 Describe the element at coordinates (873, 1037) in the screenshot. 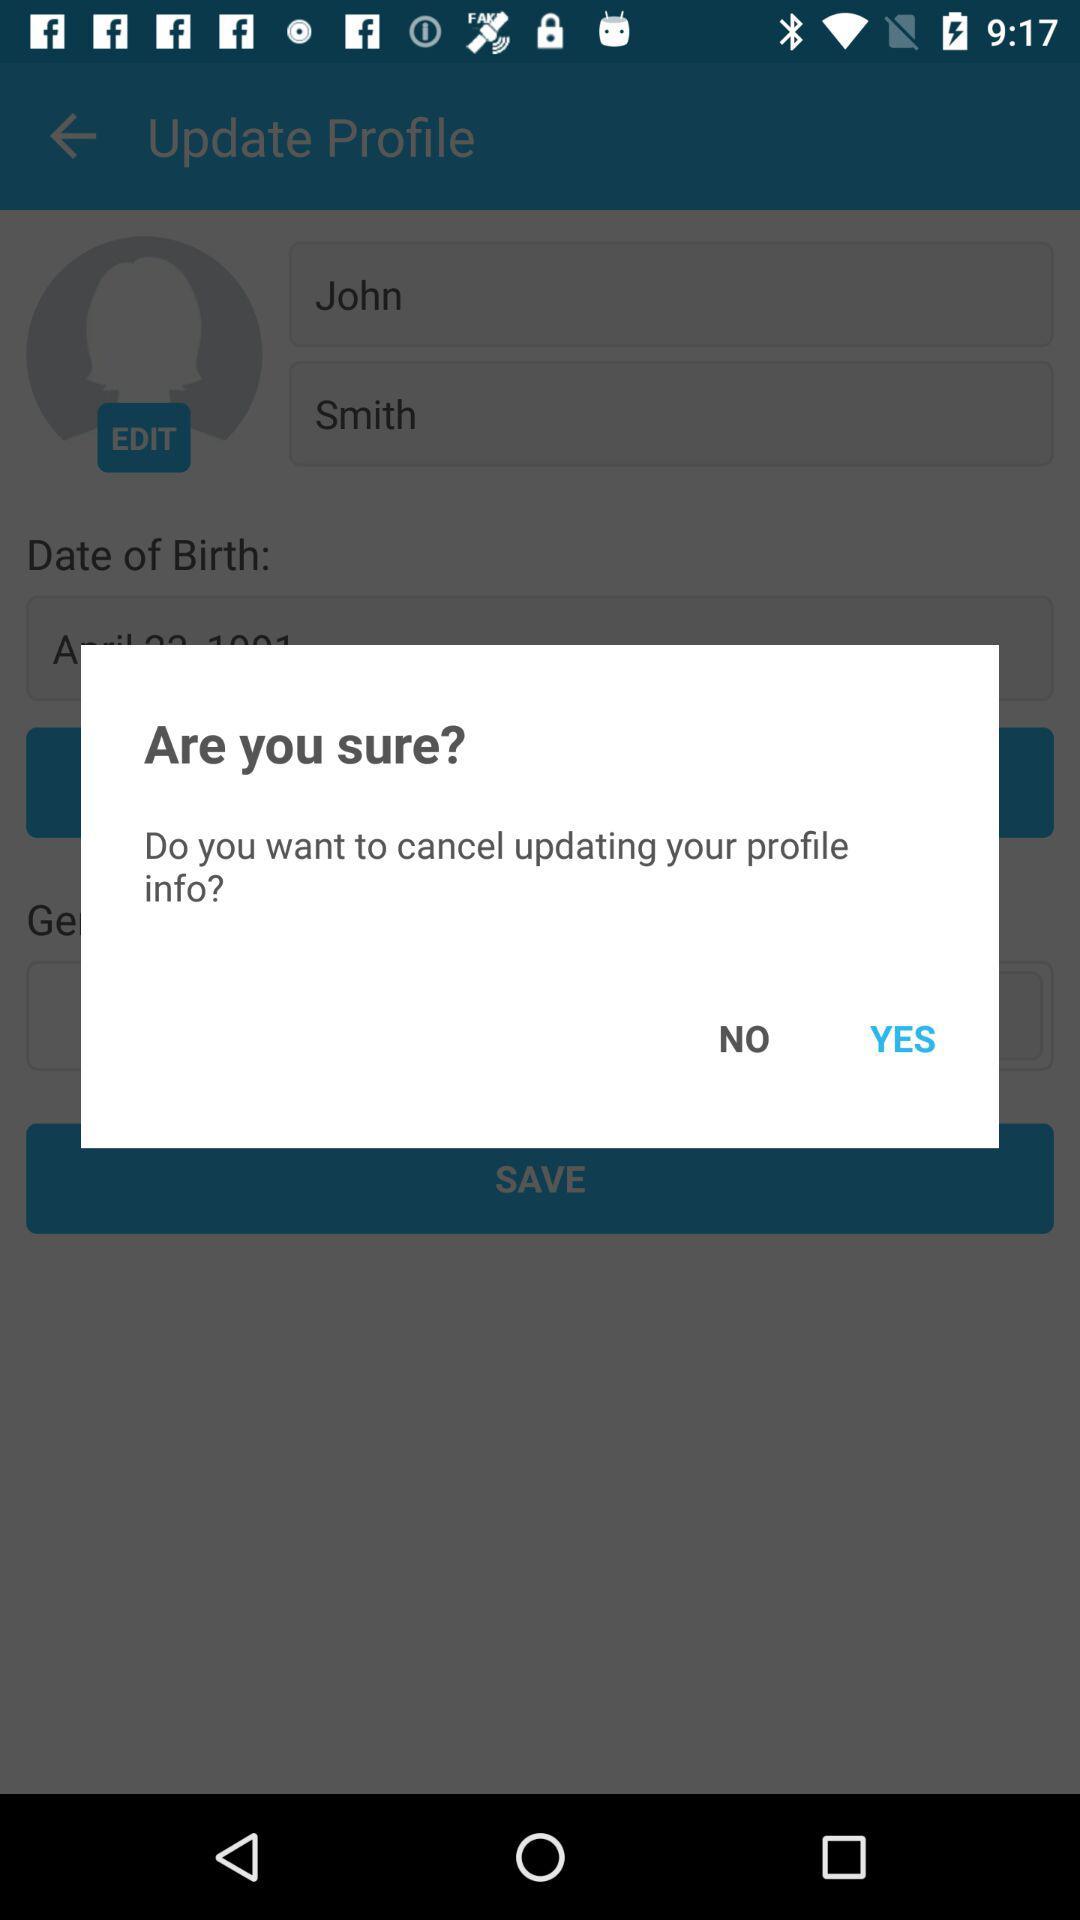

I see `the icon to the right of no icon` at that location.